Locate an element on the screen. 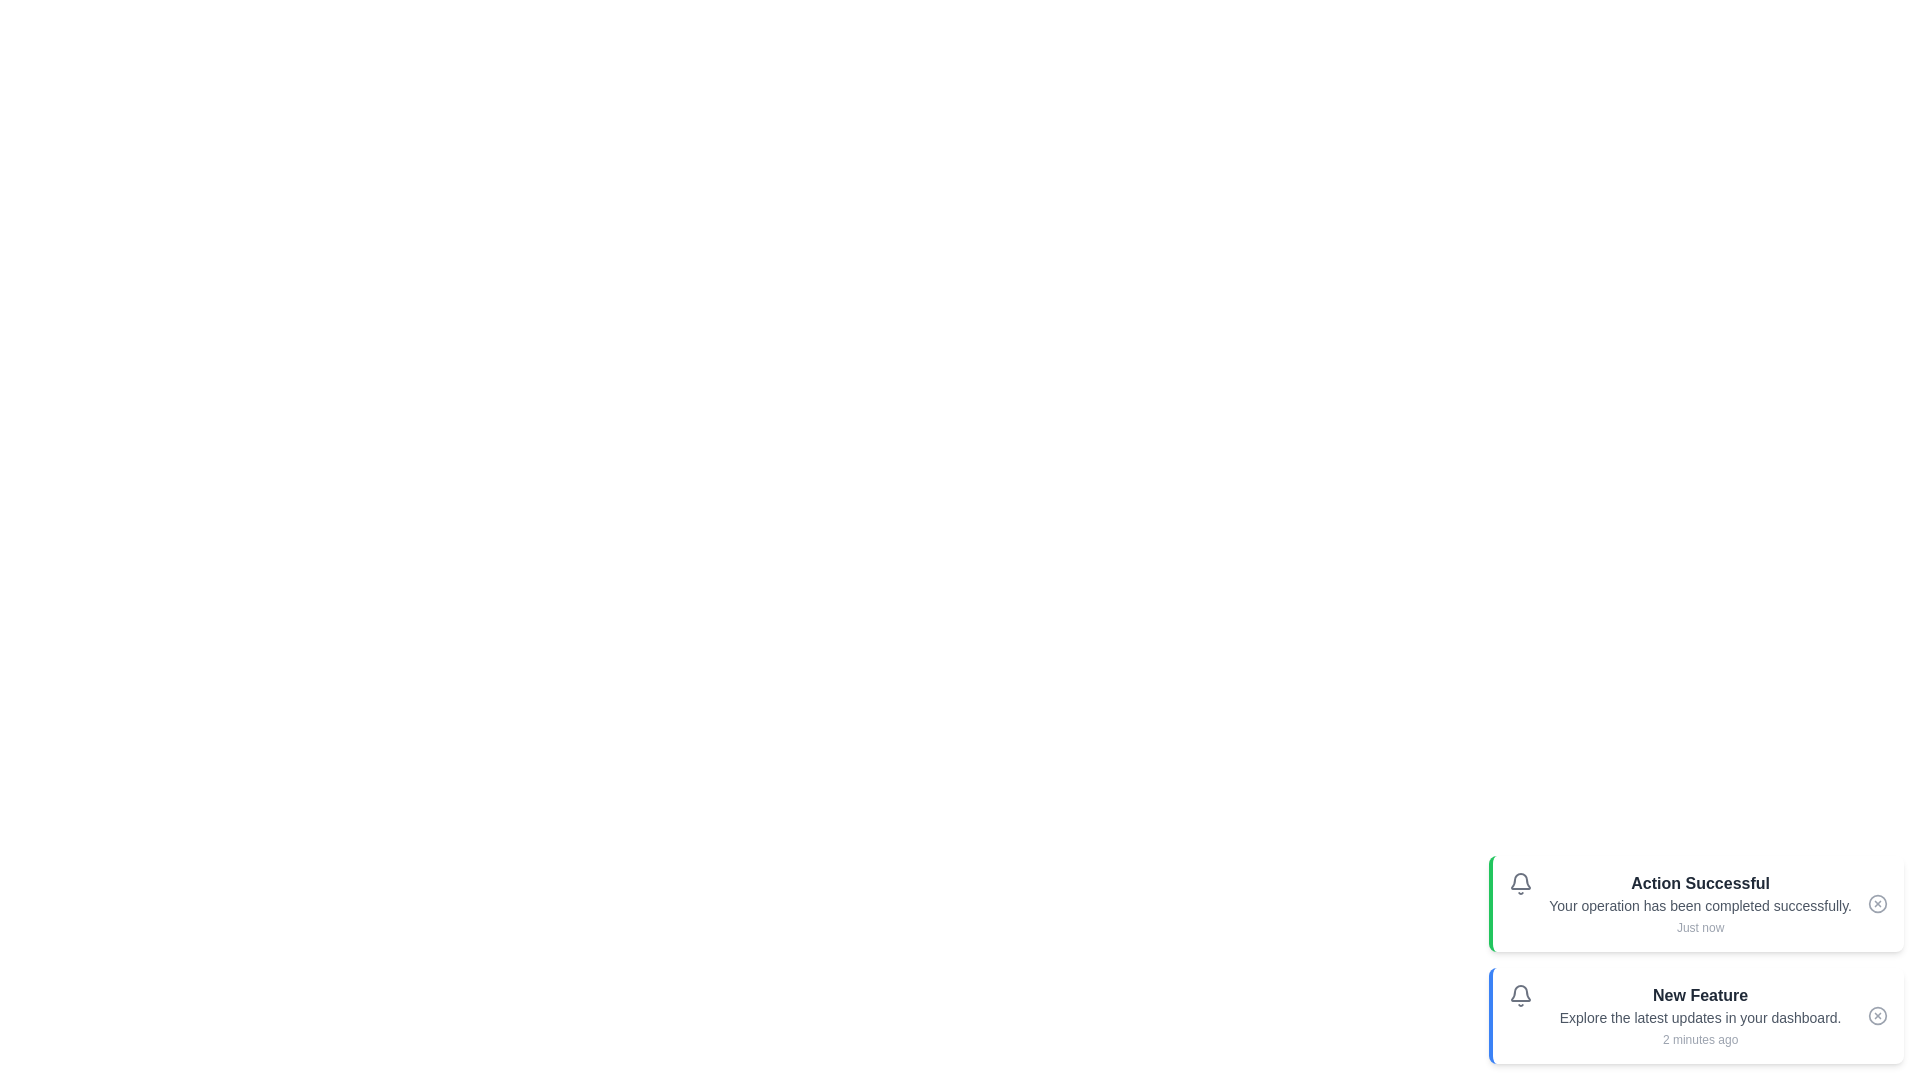 The height and width of the screenshot is (1080, 1920). the text block in the notification card that displays 'Action Successful' with the message 'Your operation has been completed successfully.' is located at coordinates (1699, 903).